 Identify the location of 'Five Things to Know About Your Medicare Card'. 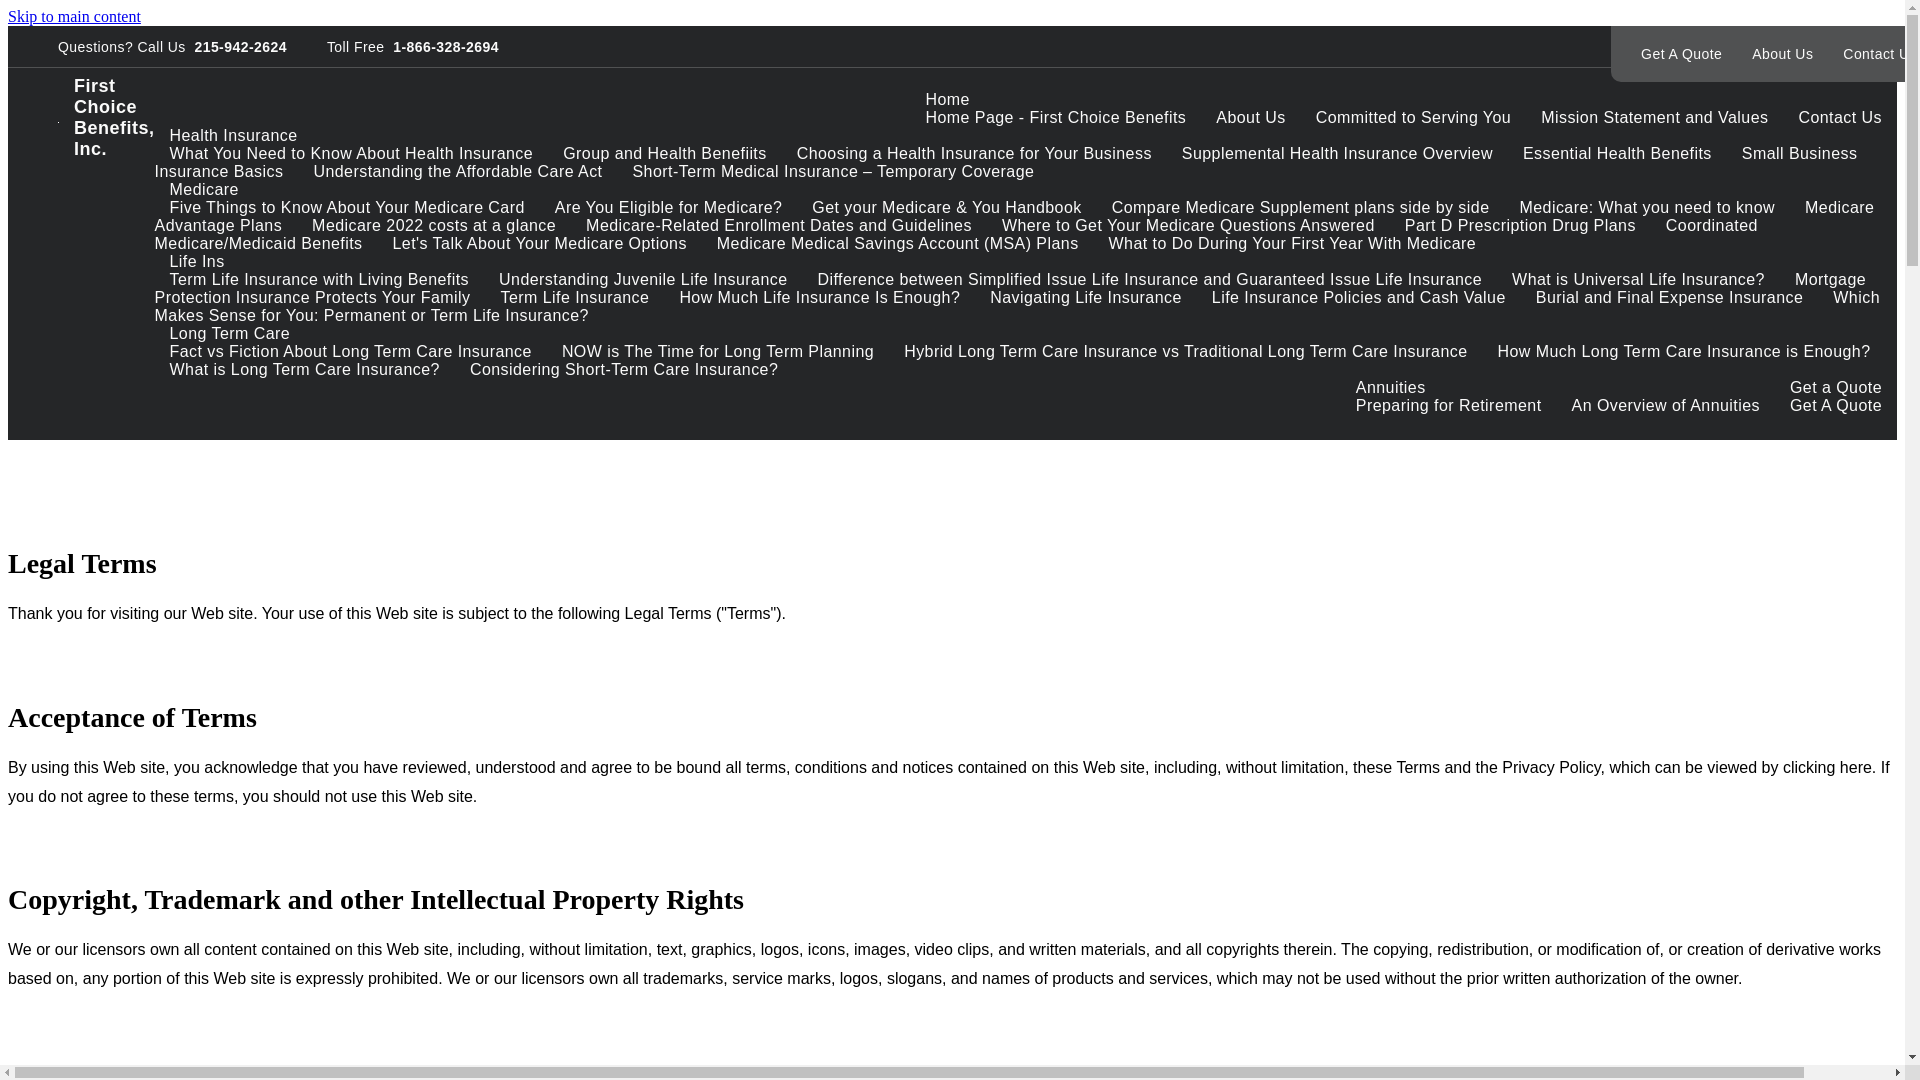
(347, 207).